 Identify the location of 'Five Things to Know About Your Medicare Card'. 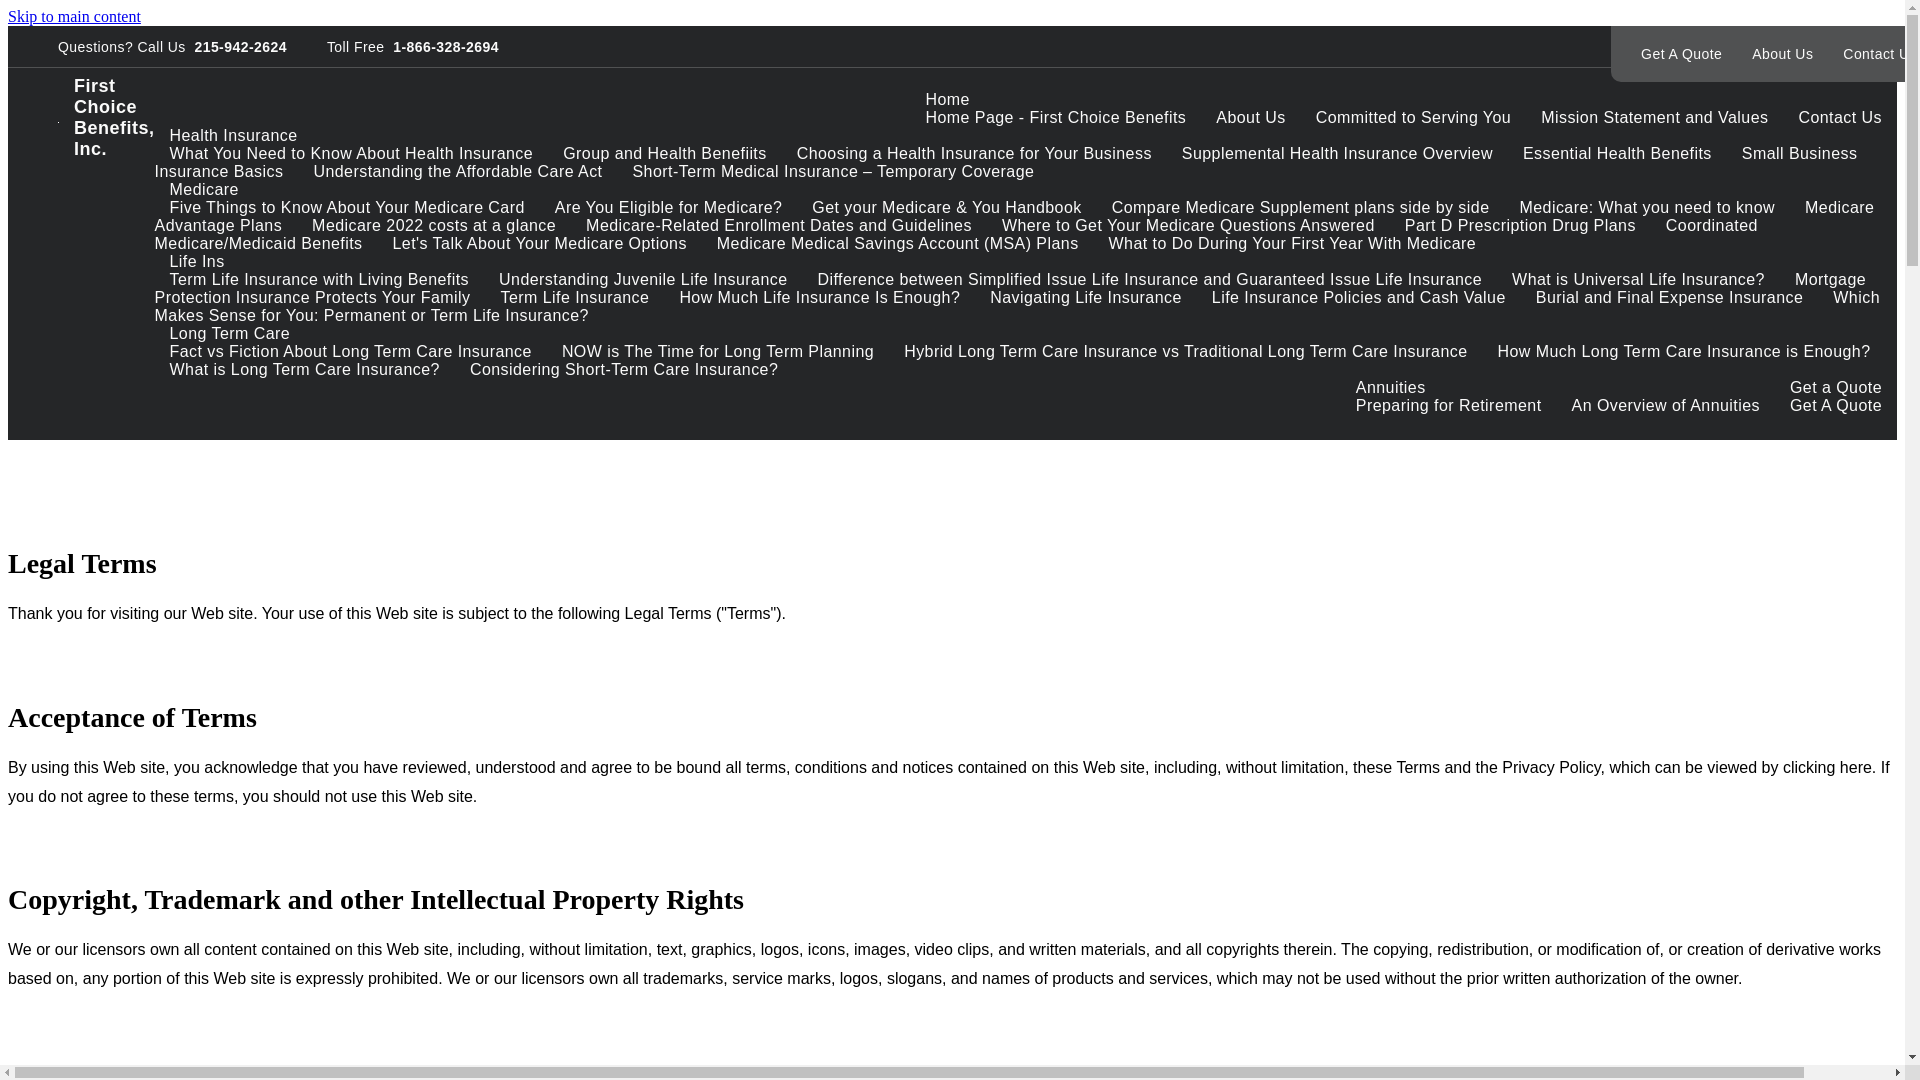
(347, 207).